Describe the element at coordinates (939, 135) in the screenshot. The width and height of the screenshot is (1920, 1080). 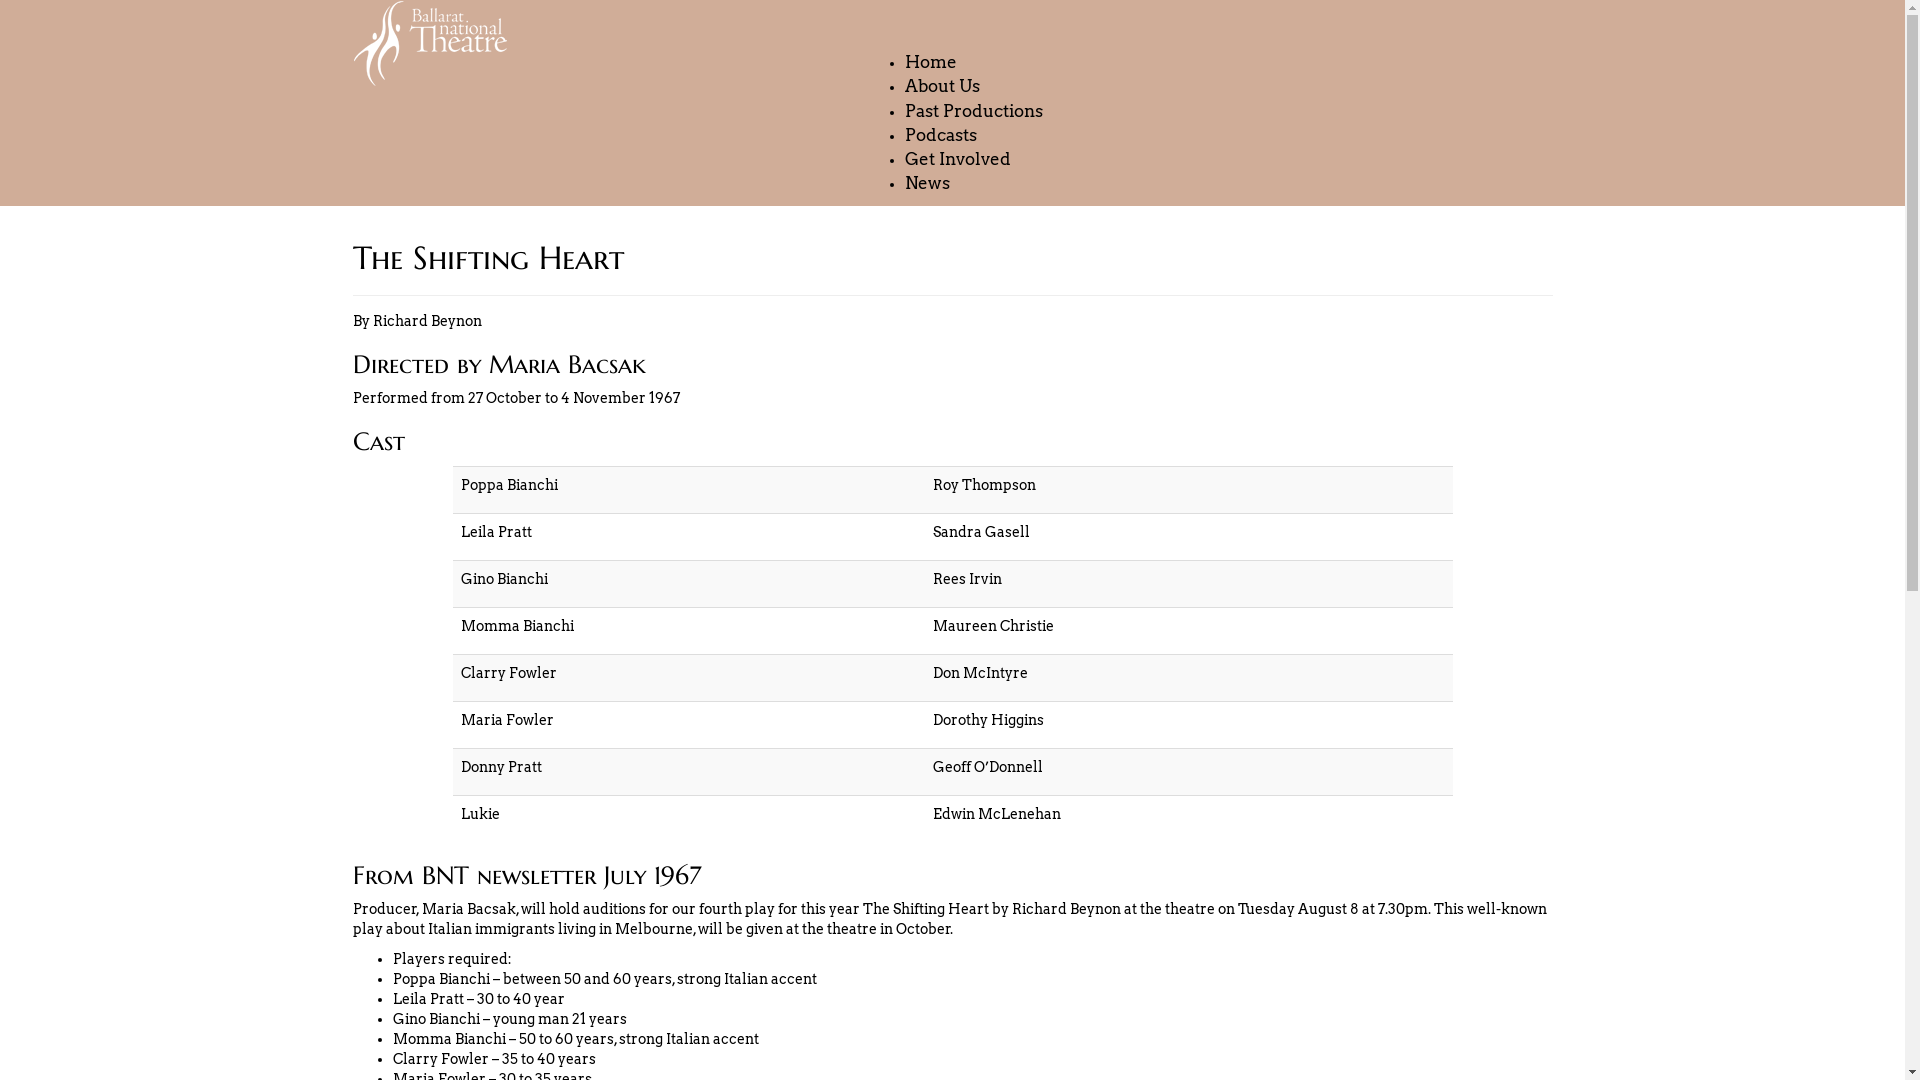
I see `'Podcasts'` at that location.